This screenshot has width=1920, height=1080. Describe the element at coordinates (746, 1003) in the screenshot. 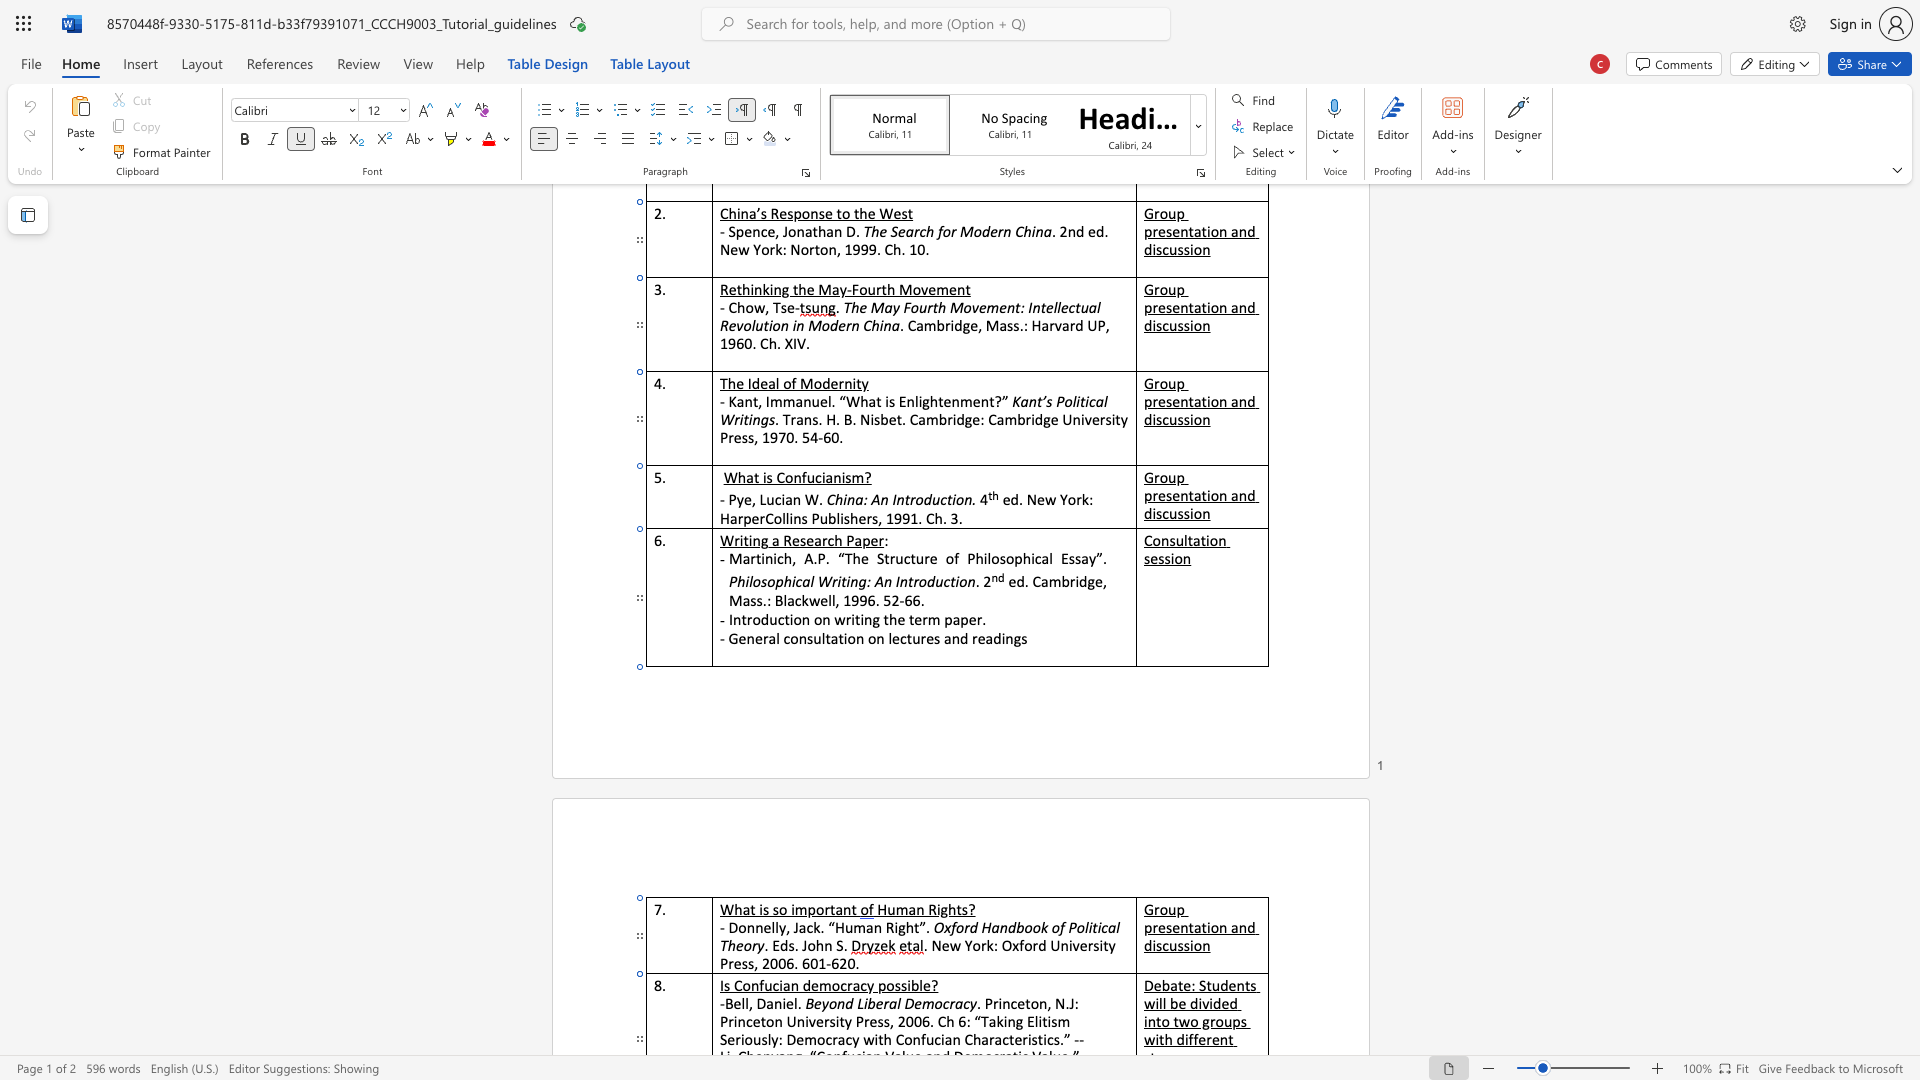

I see `the 2th character "l" in the text` at that location.